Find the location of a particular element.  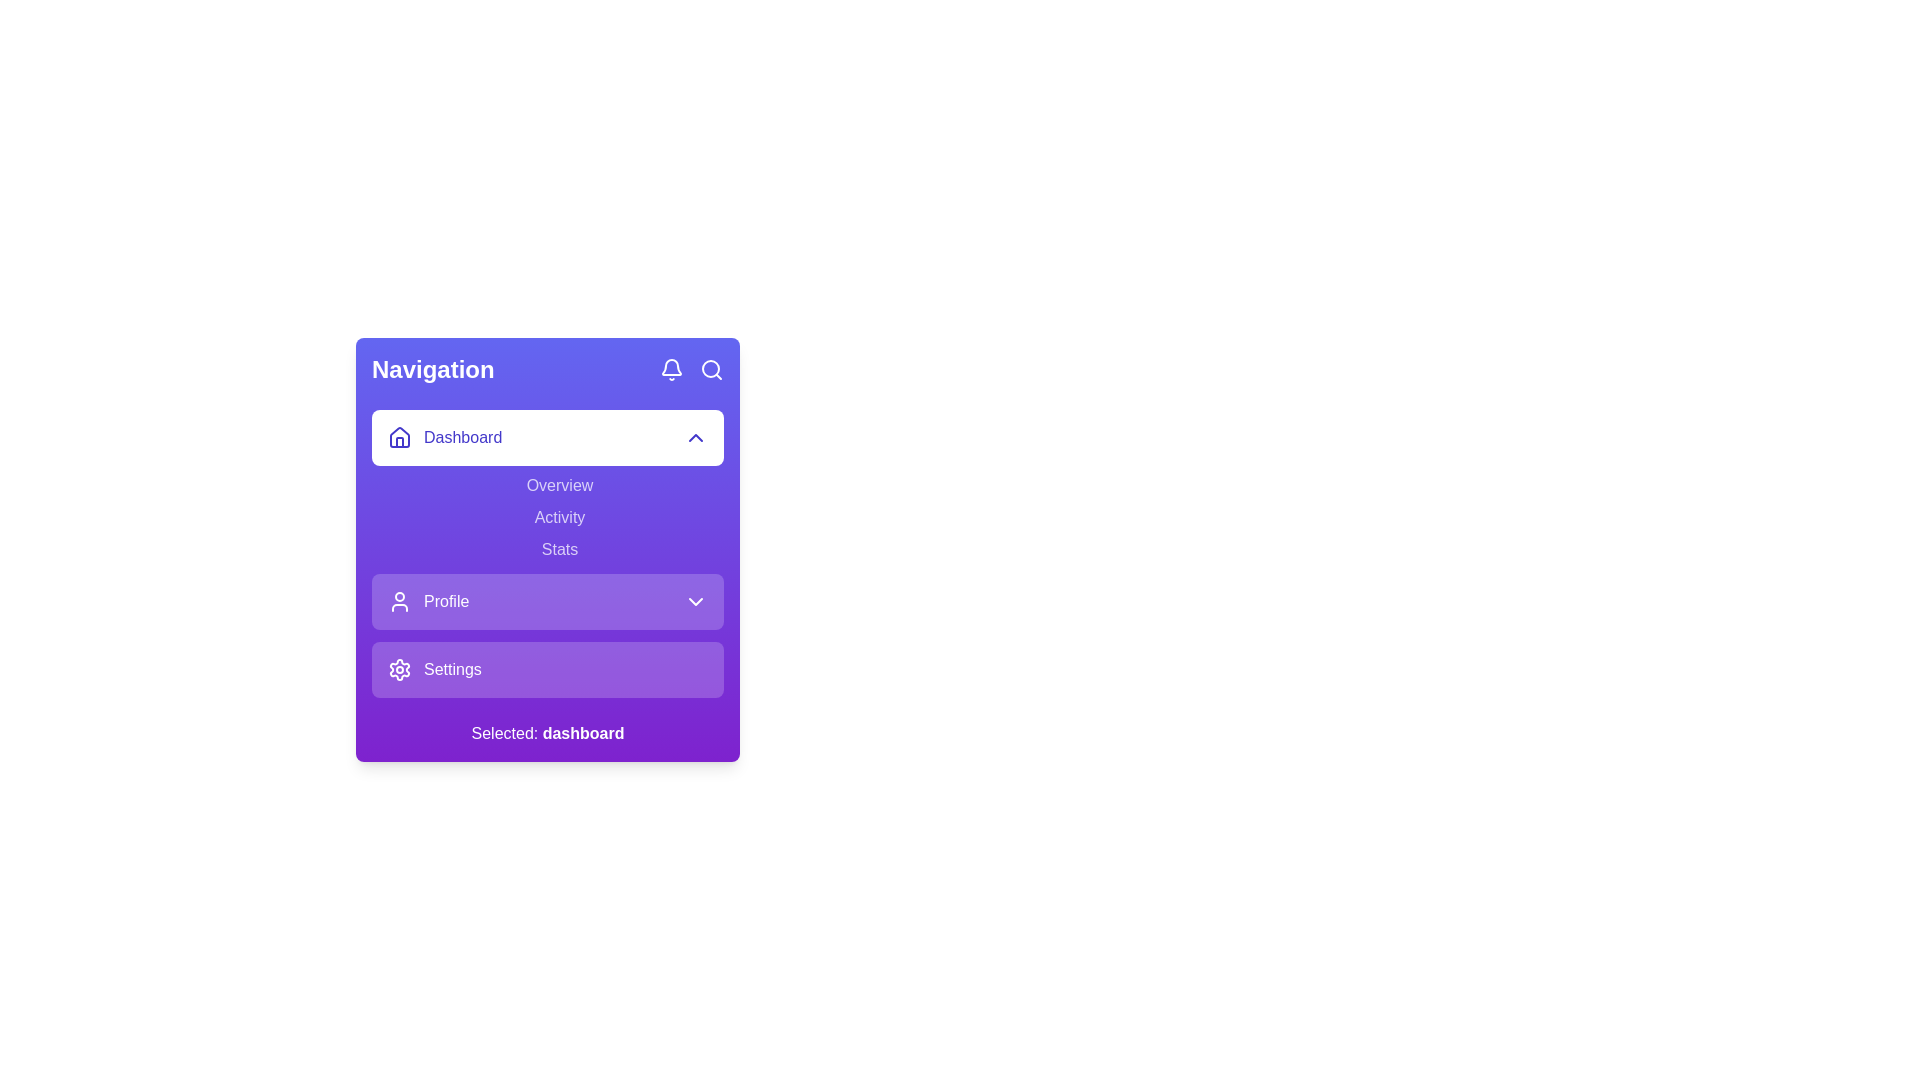

the 'Activity' text label, which is the second option in a vertical list of navigation items, to view the associated page is located at coordinates (560, 516).